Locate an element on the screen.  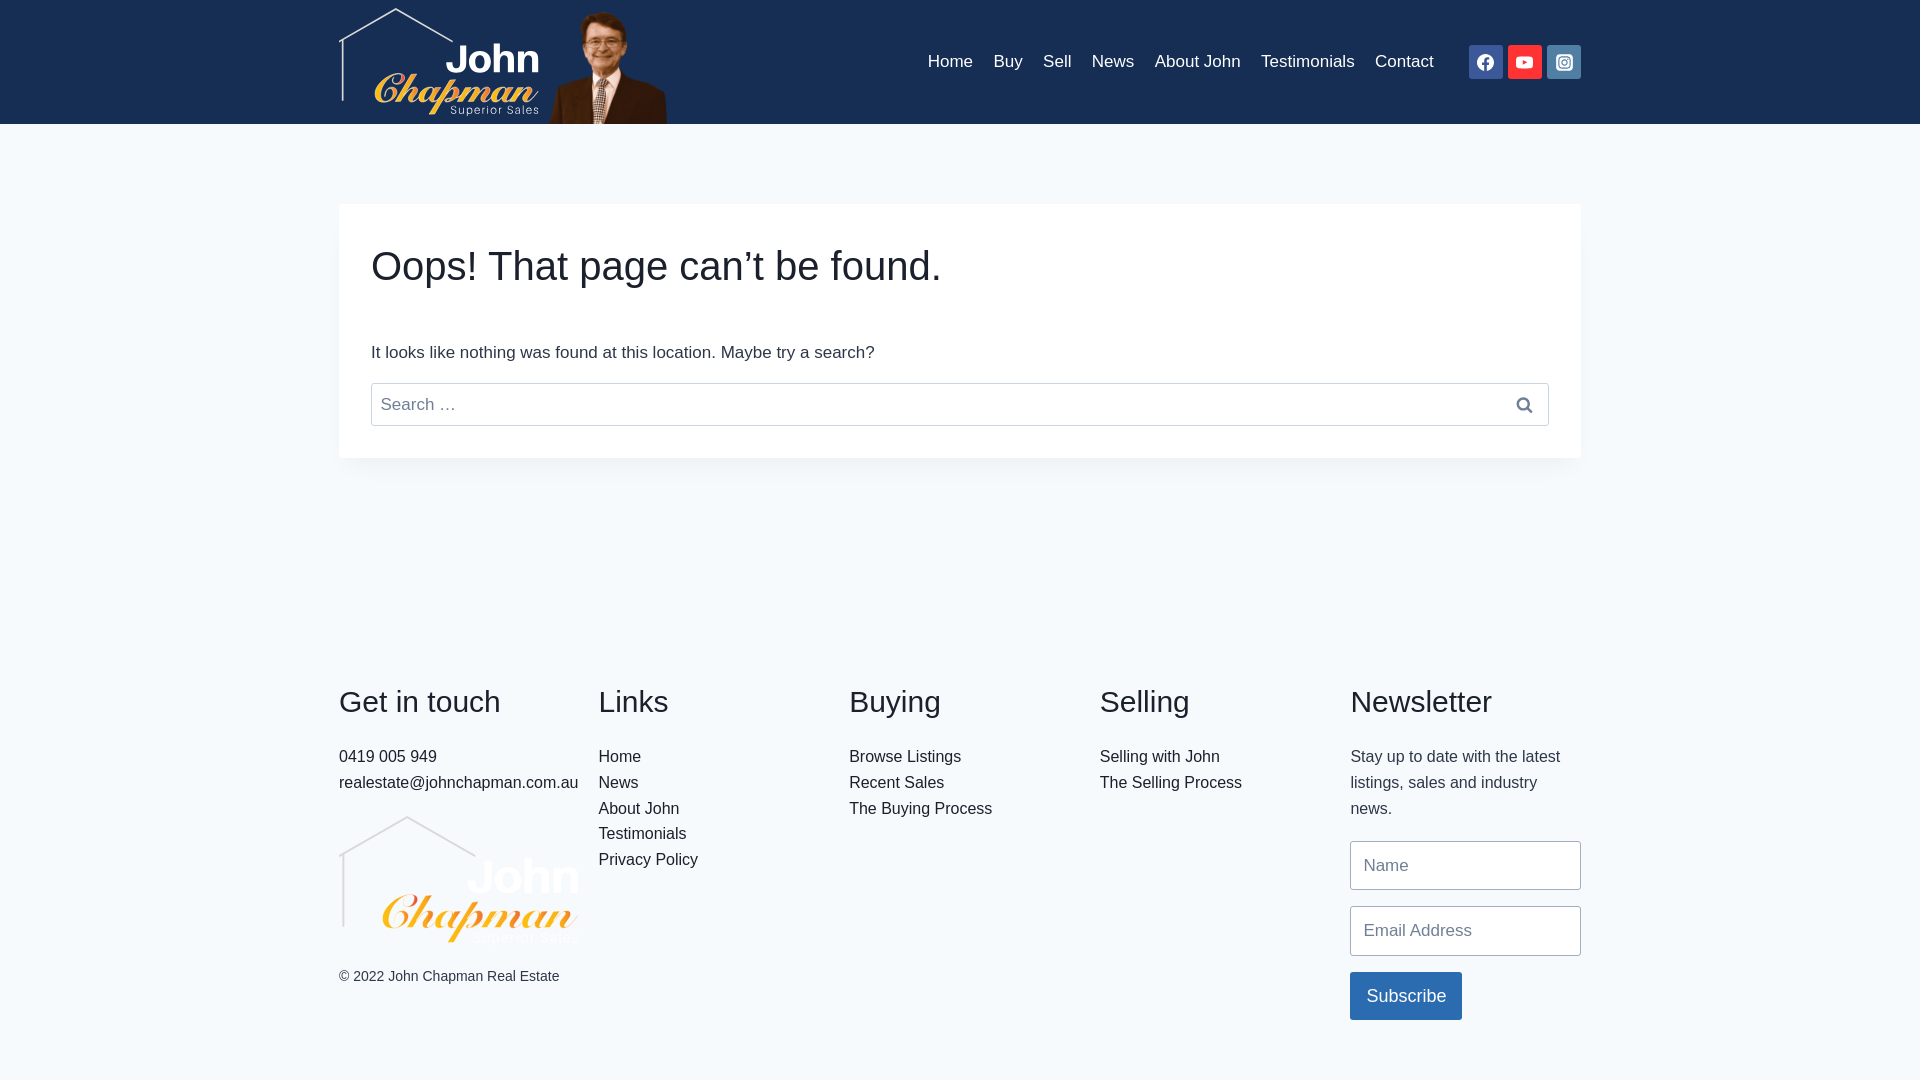
'About John' is located at coordinates (637, 807).